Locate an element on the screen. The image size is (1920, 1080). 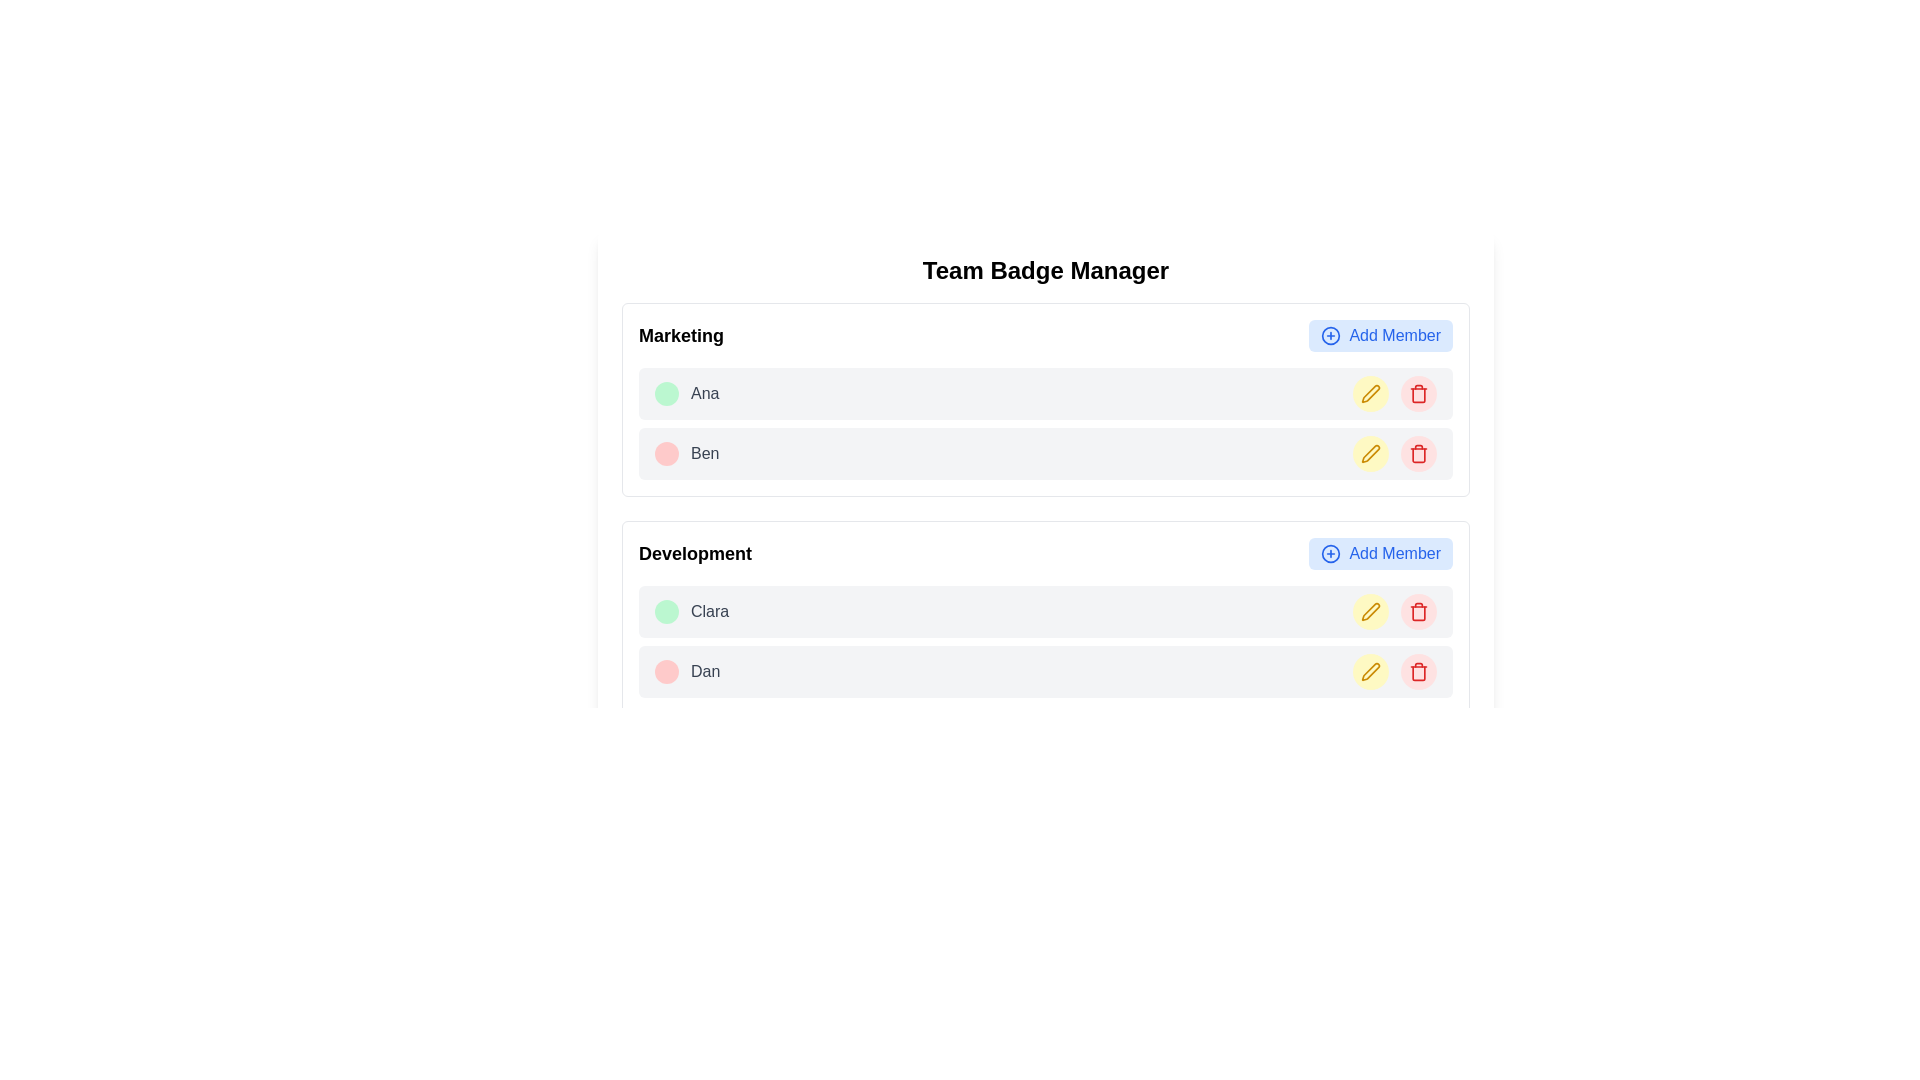
properties of the circular 'Active' status badge with a green background located in the top-left area of the 'Marketing' section, preceding the text 'Ana' is located at coordinates (667, 393).